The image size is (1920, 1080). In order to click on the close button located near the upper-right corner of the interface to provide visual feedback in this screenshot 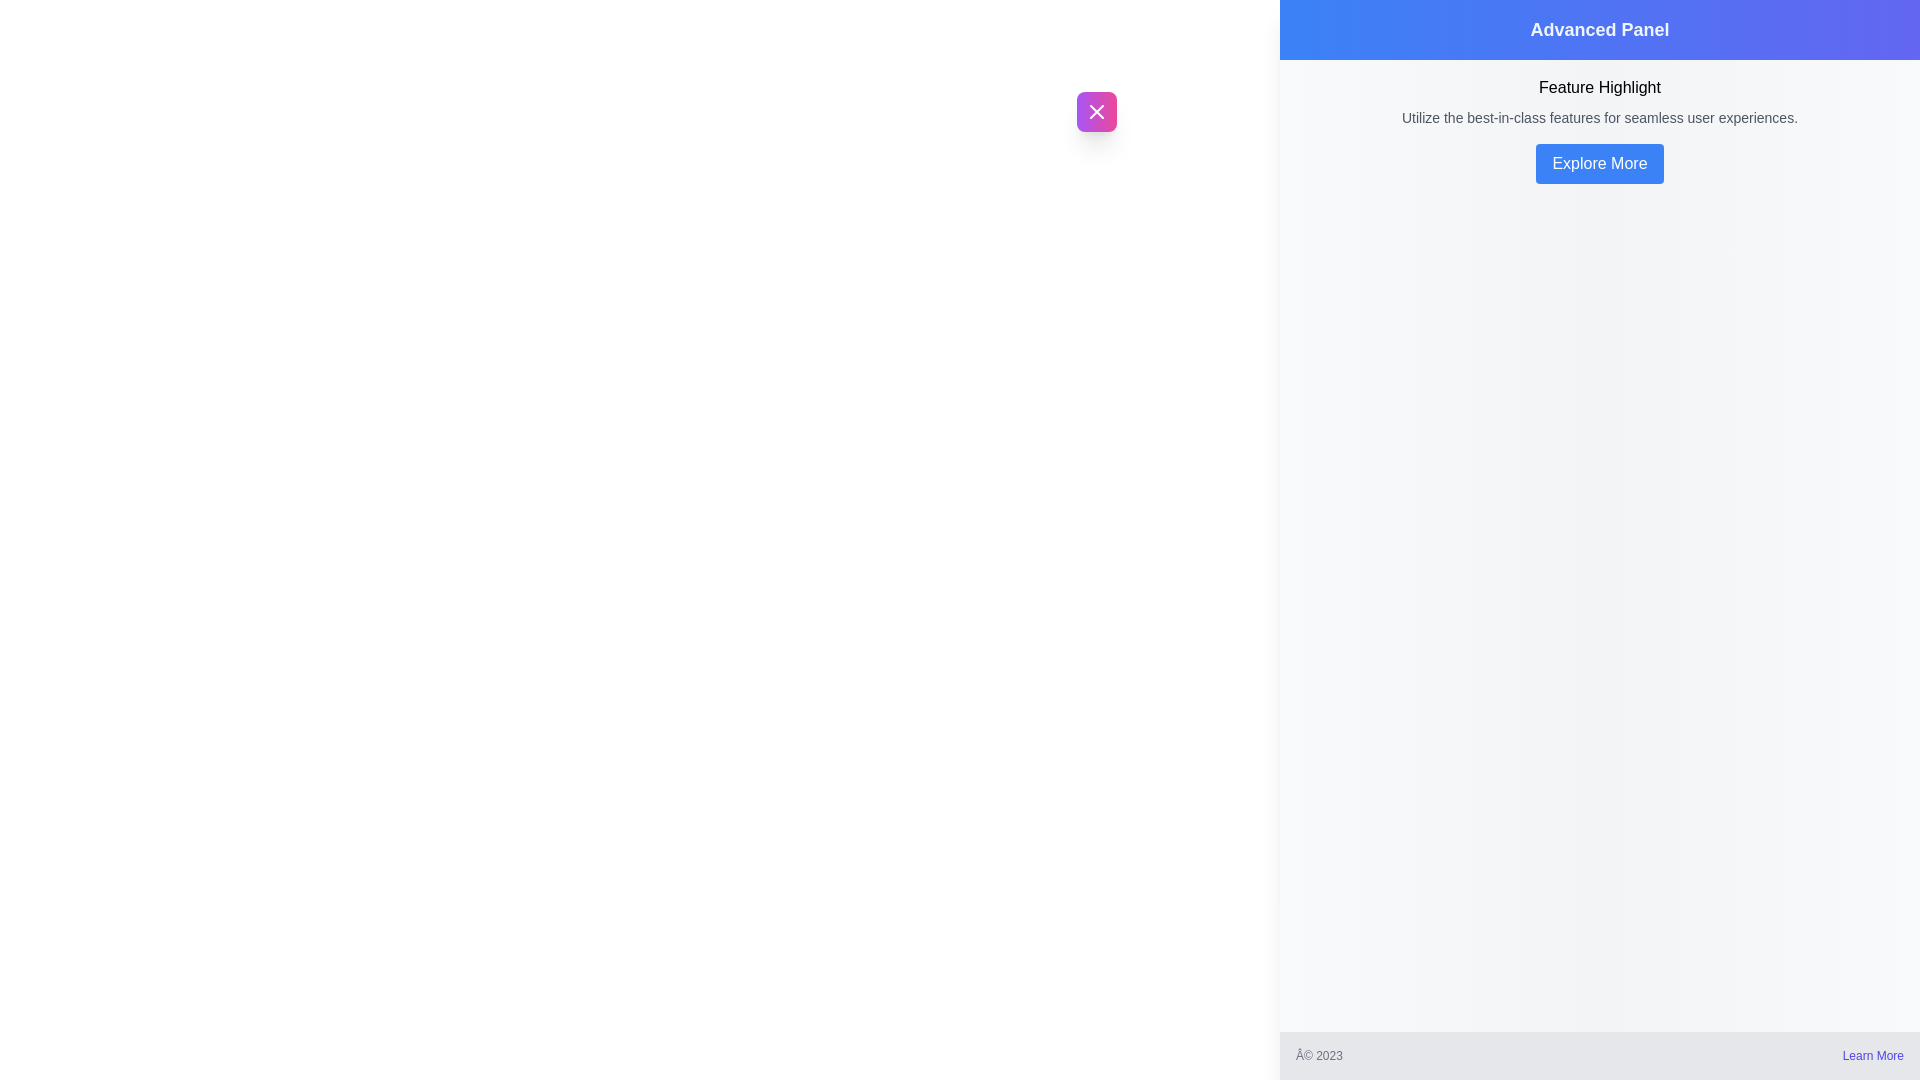, I will do `click(1095, 111)`.